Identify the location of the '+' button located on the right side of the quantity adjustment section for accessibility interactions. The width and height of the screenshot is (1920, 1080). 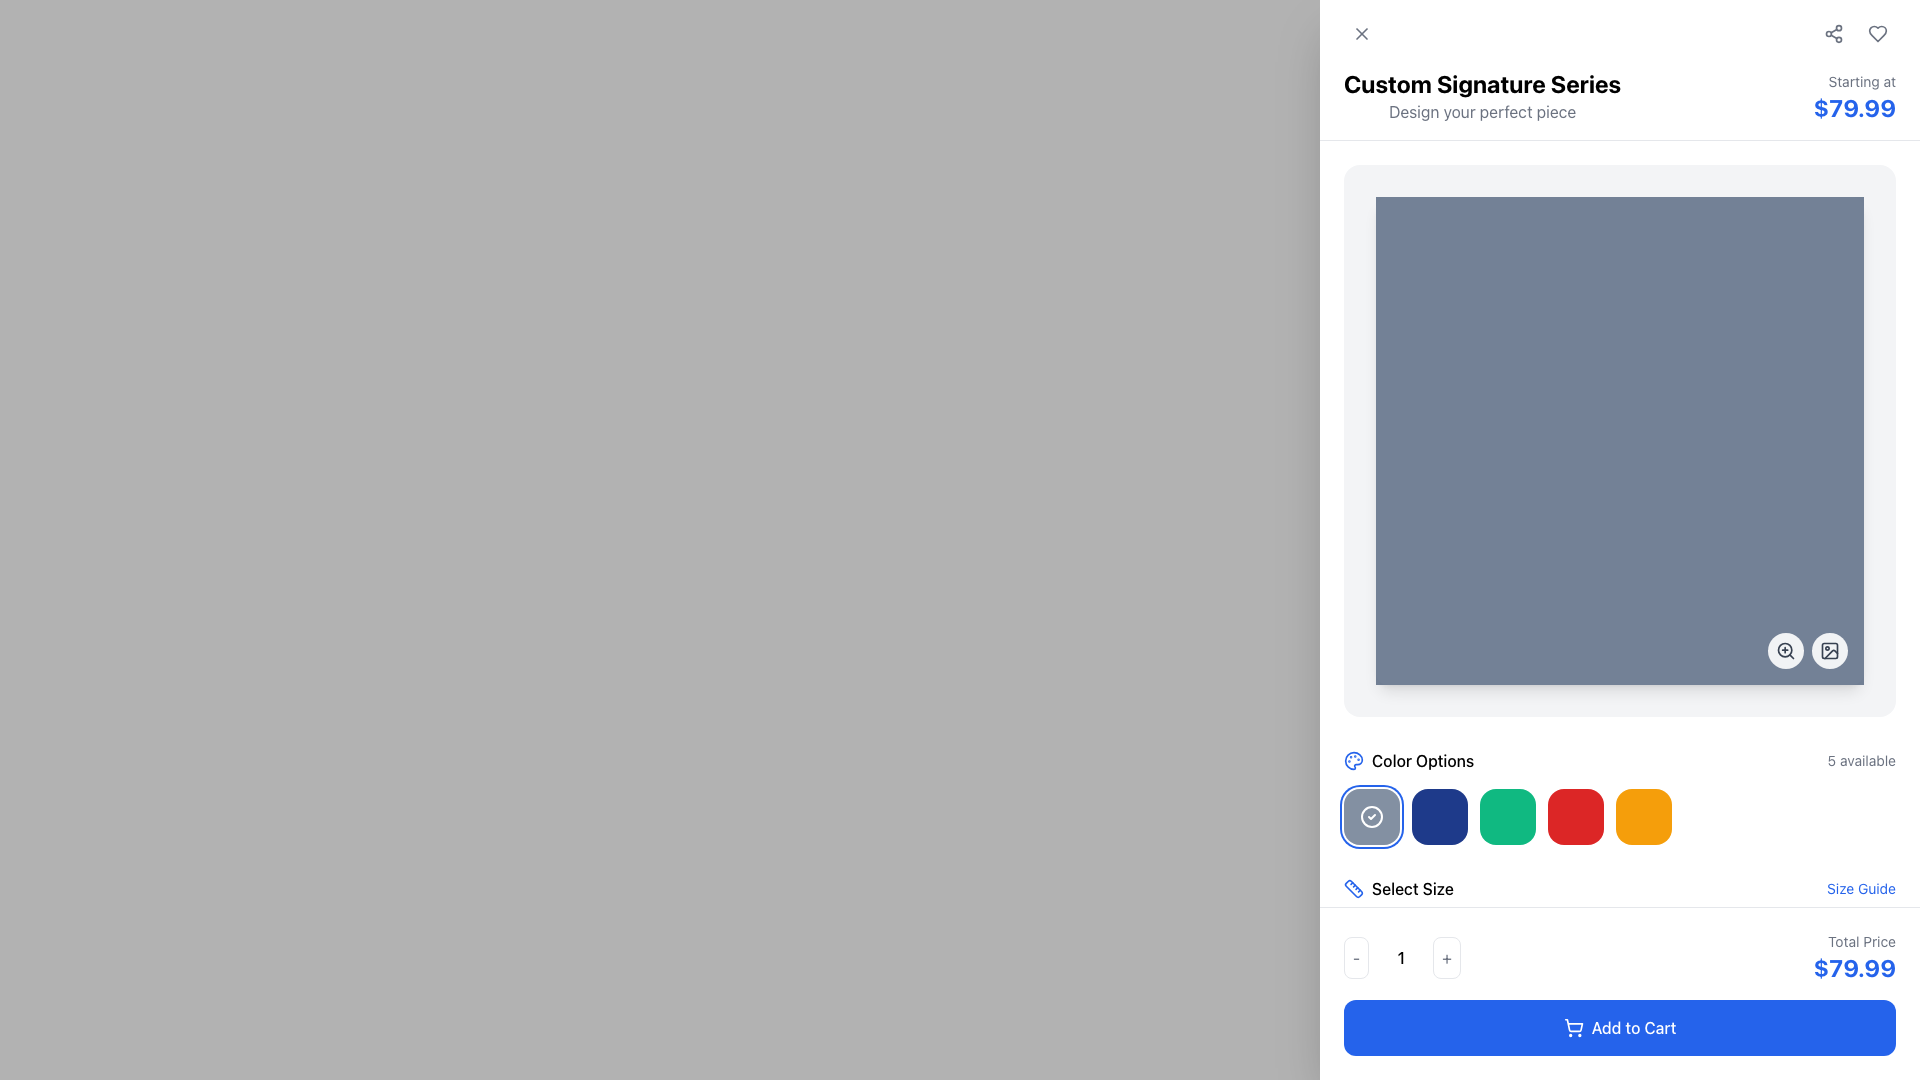
(1447, 956).